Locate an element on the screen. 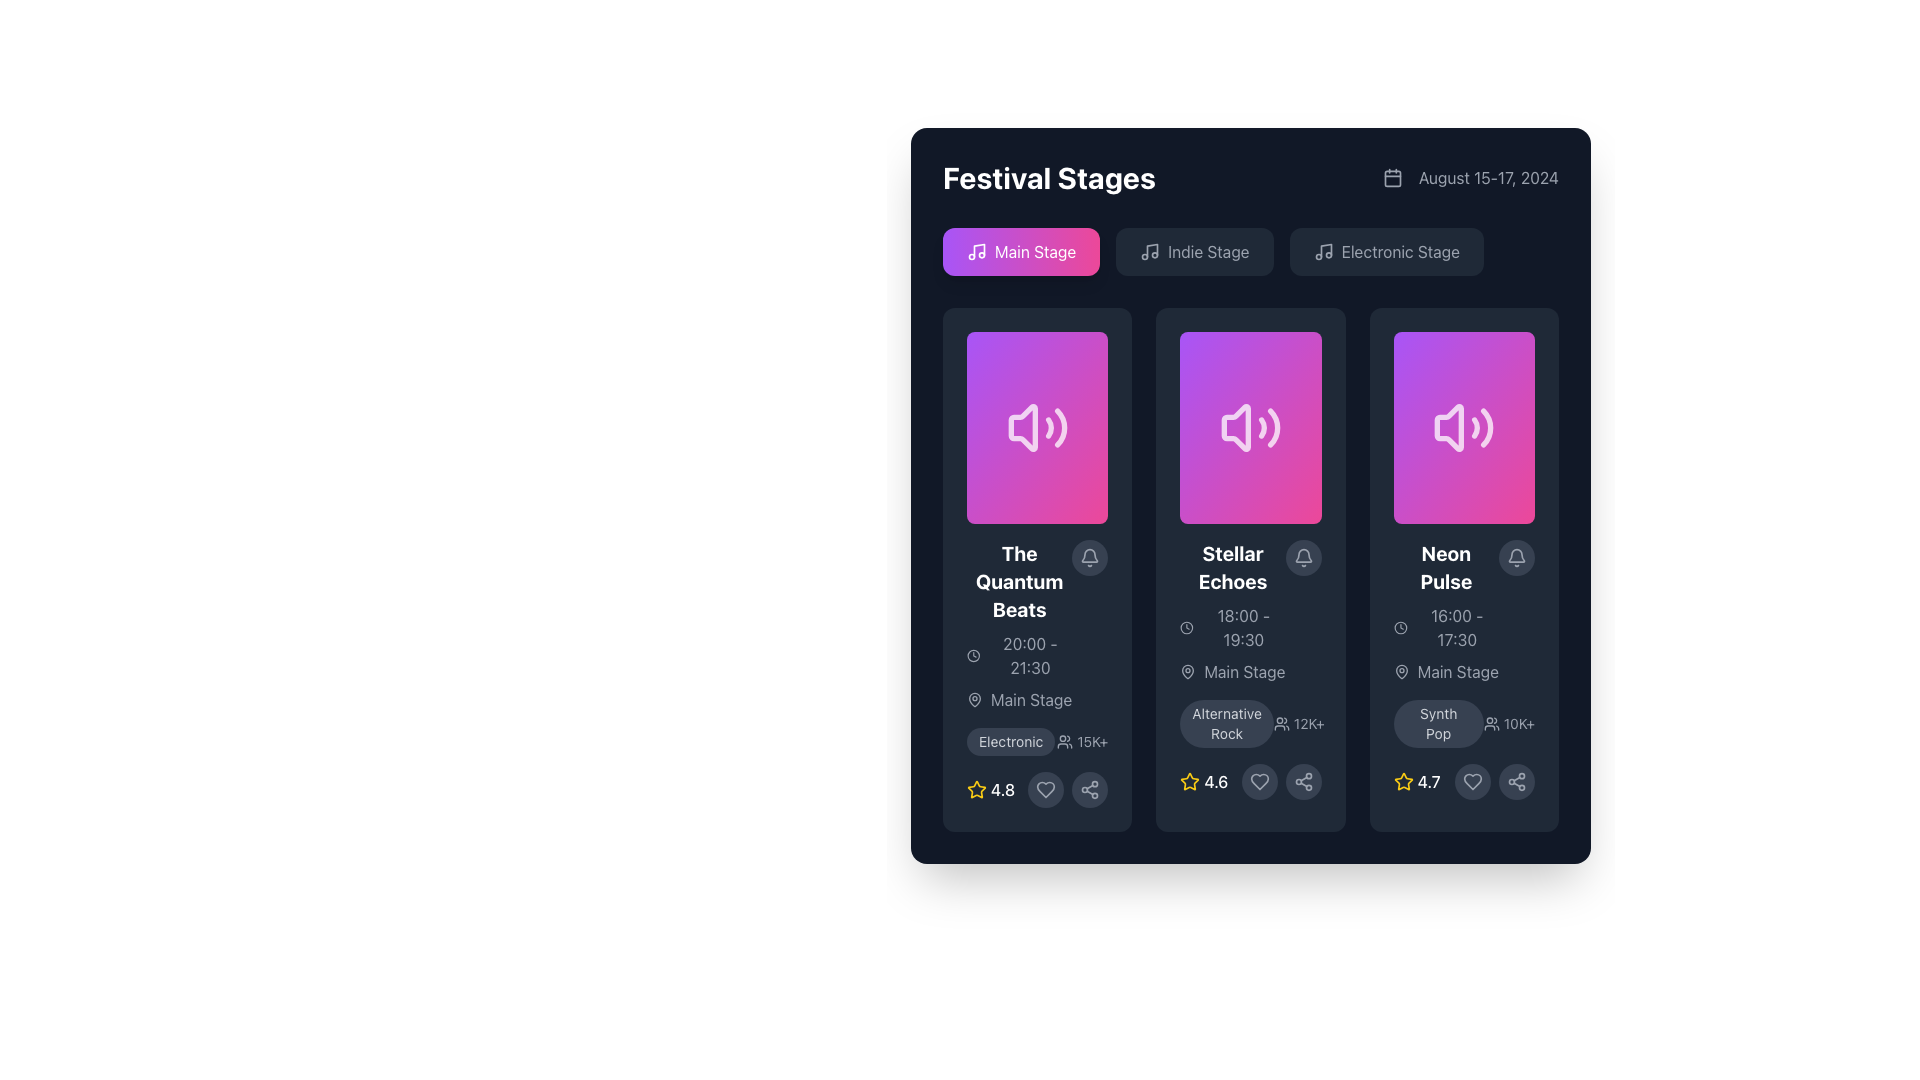 This screenshot has width=1920, height=1080. the decorative icon representing the time range for the event 'Stellar Echoes', located in the second column of event cards above the text '18:00 - 19:30' is located at coordinates (1187, 627).